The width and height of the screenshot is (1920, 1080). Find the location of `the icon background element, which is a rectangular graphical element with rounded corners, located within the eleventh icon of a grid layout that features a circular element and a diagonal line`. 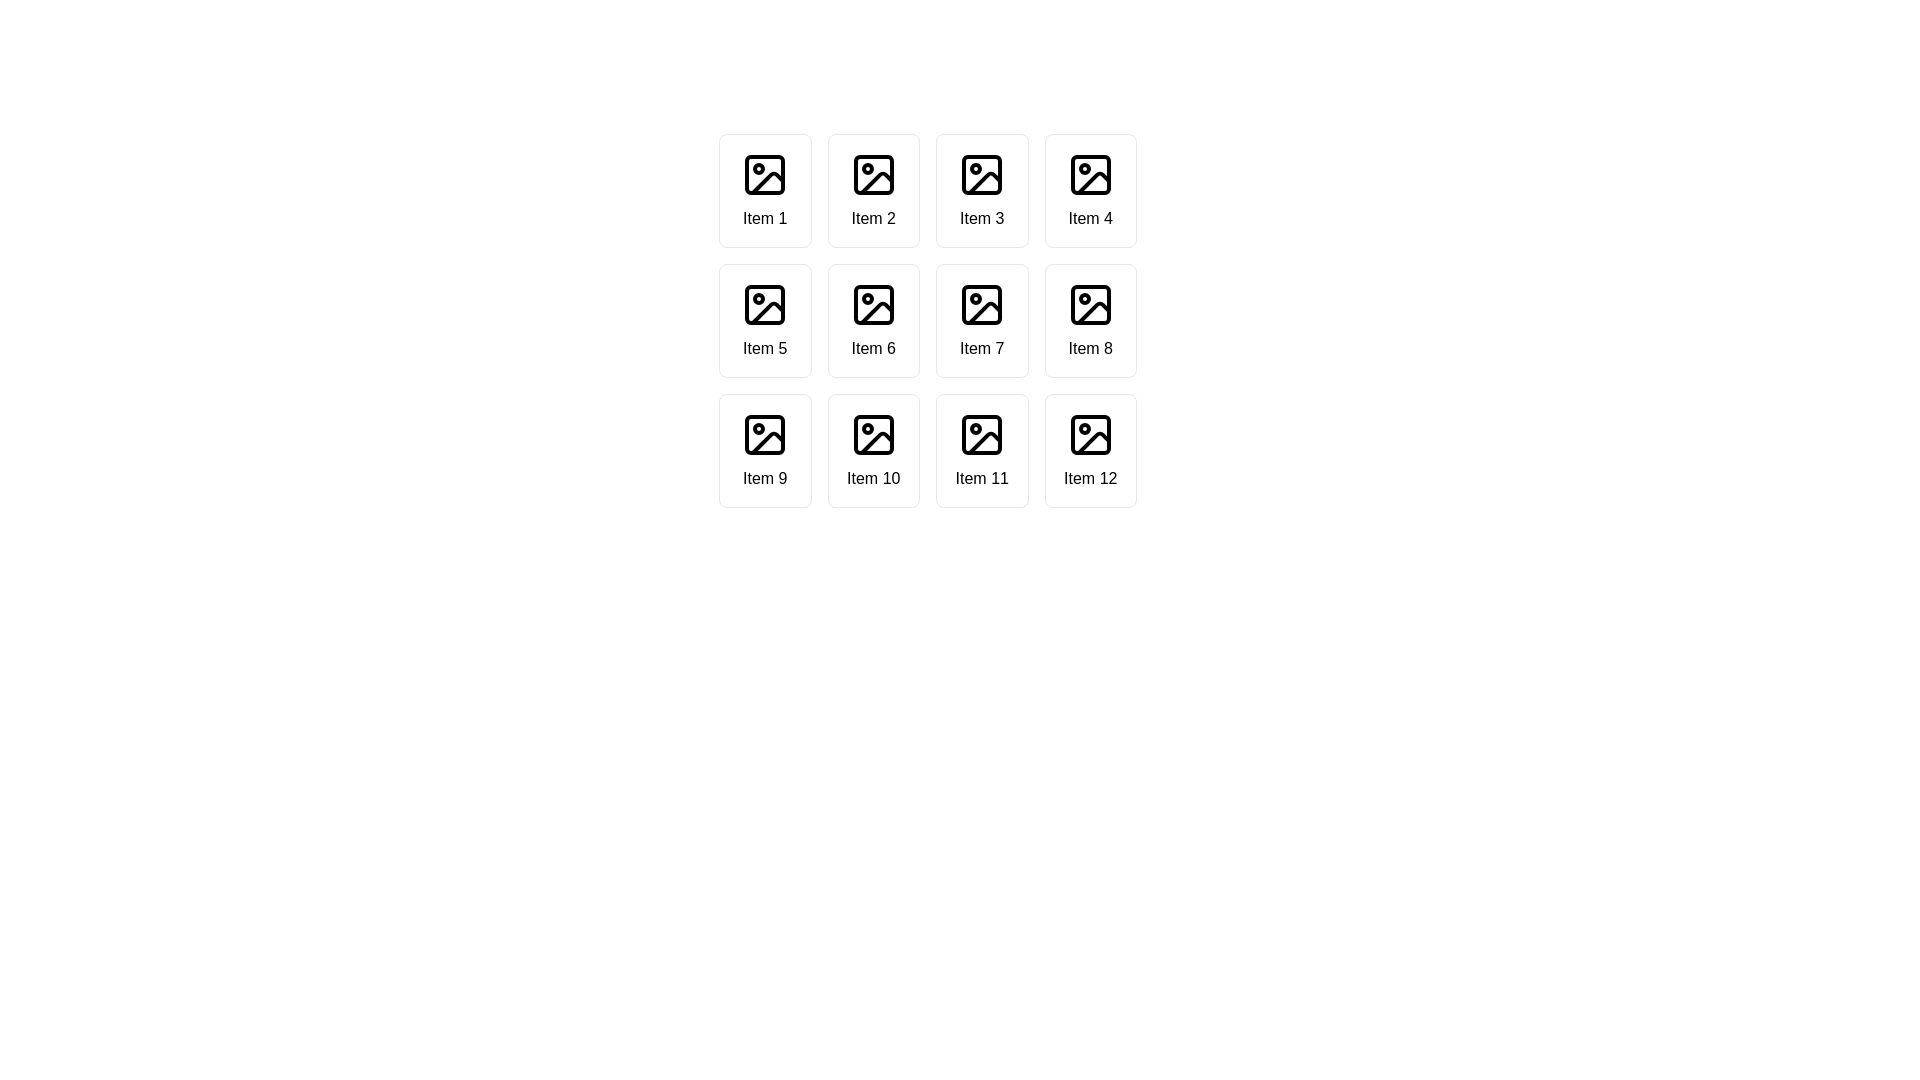

the icon background element, which is a rectangular graphical element with rounded corners, located within the eleventh icon of a grid layout that features a circular element and a diagonal line is located at coordinates (982, 434).